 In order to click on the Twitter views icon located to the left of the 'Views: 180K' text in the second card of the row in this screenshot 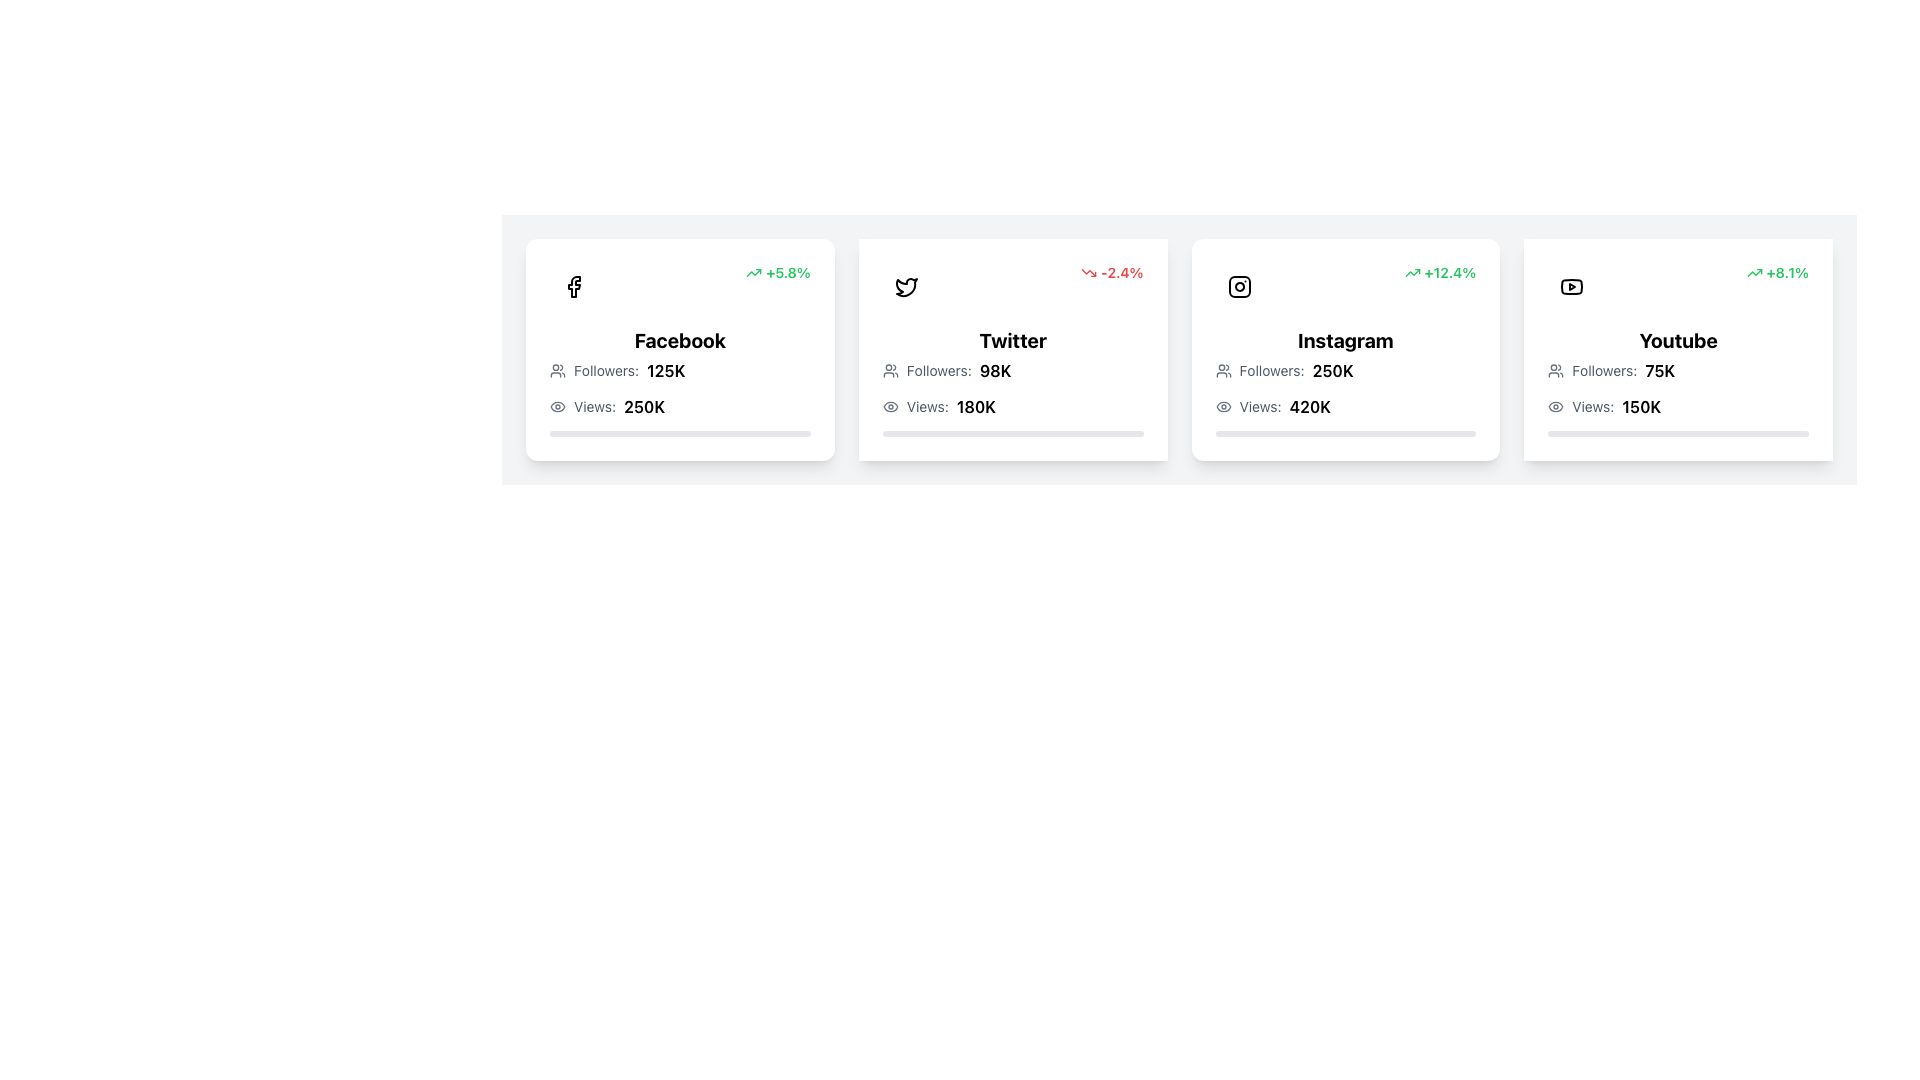, I will do `click(889, 406)`.